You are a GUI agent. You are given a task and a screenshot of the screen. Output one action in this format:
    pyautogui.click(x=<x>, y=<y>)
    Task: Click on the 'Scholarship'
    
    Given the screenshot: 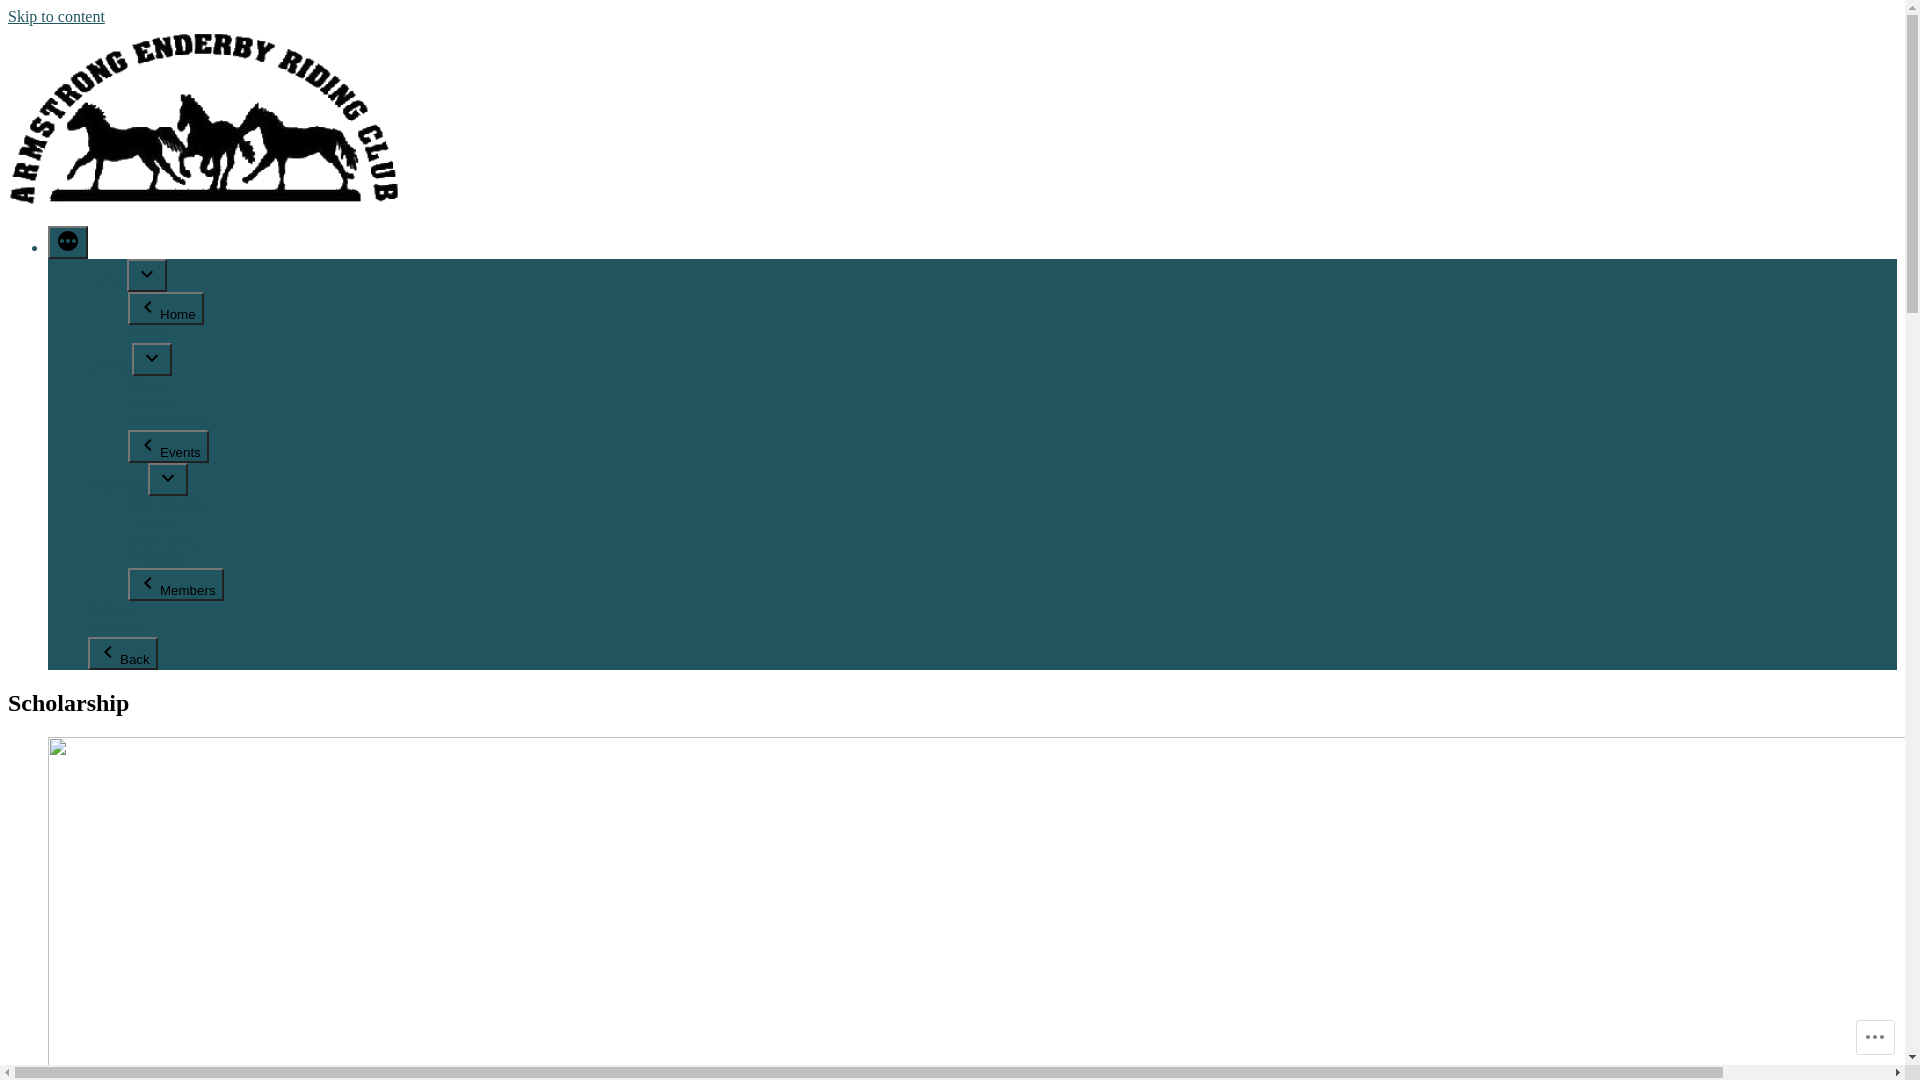 What is the action you would take?
    pyautogui.click(x=166, y=540)
    